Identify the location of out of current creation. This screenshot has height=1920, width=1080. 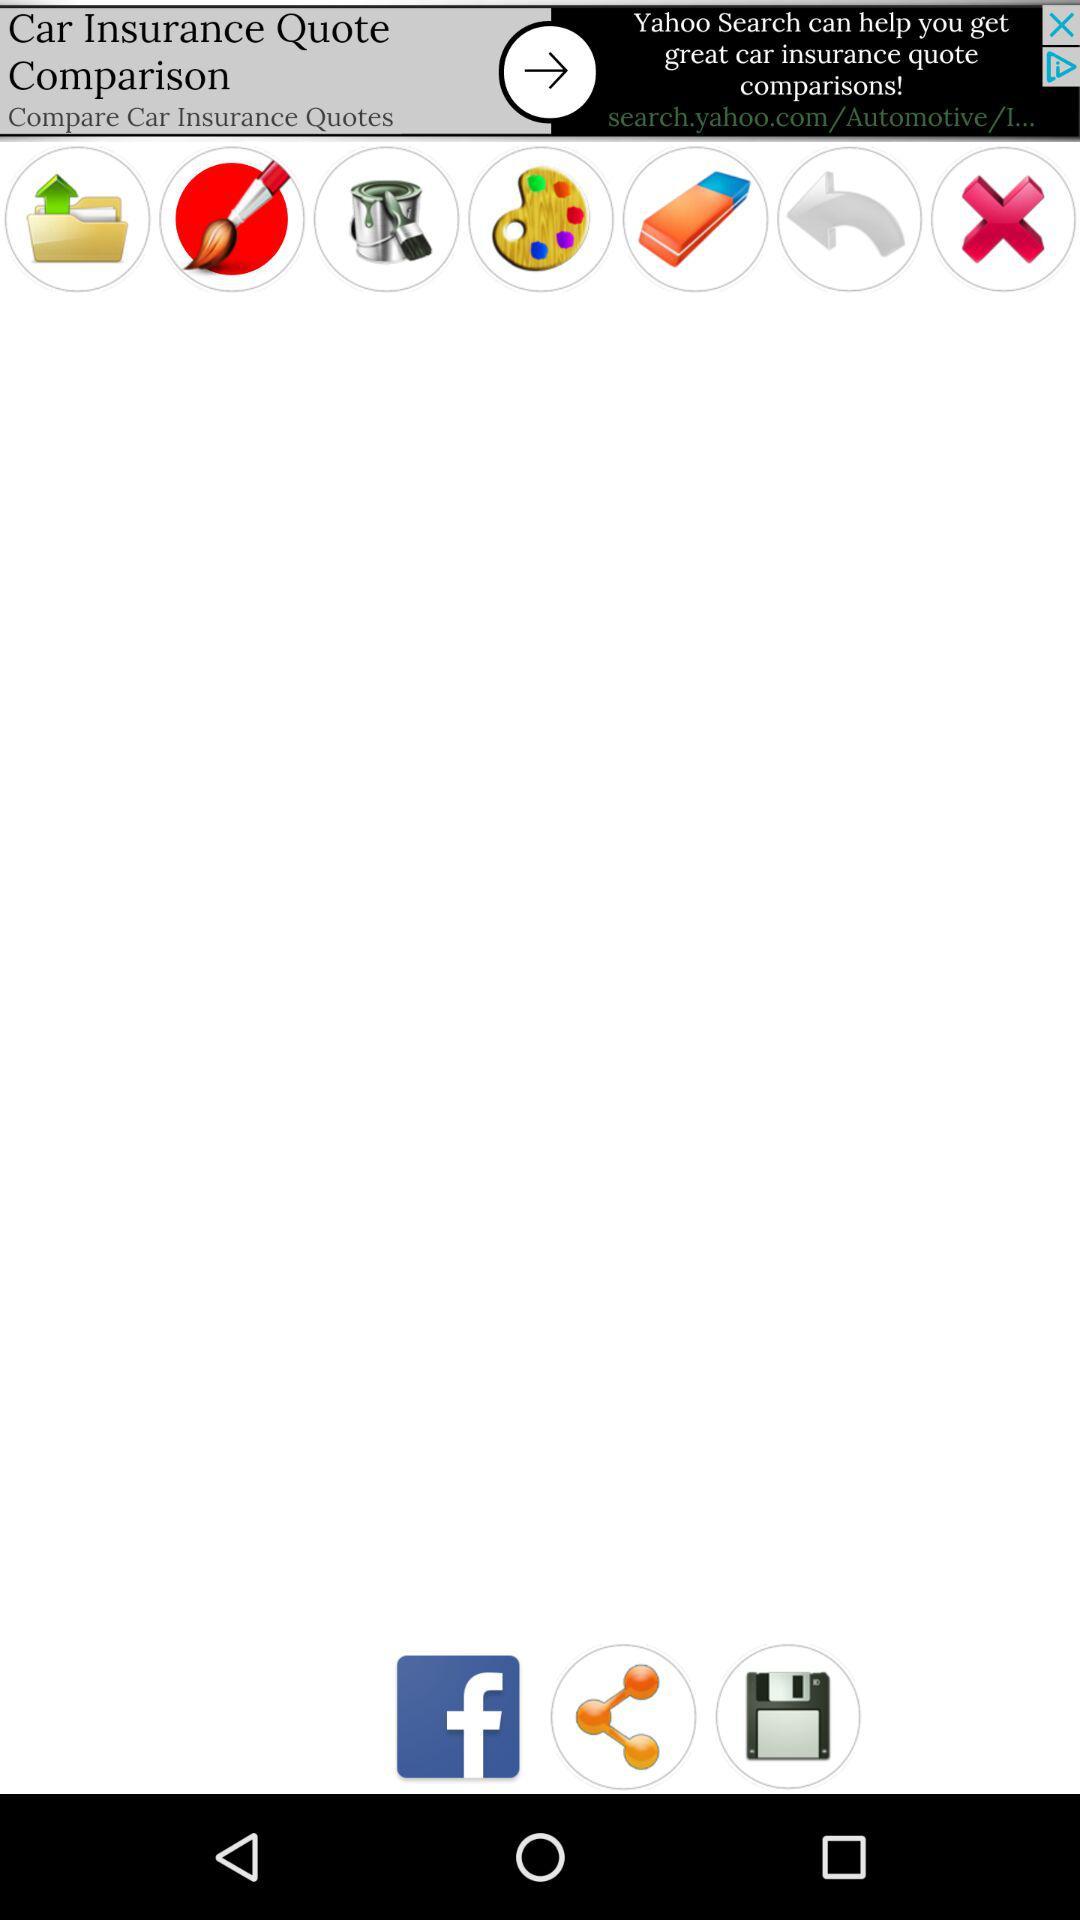
(1003, 219).